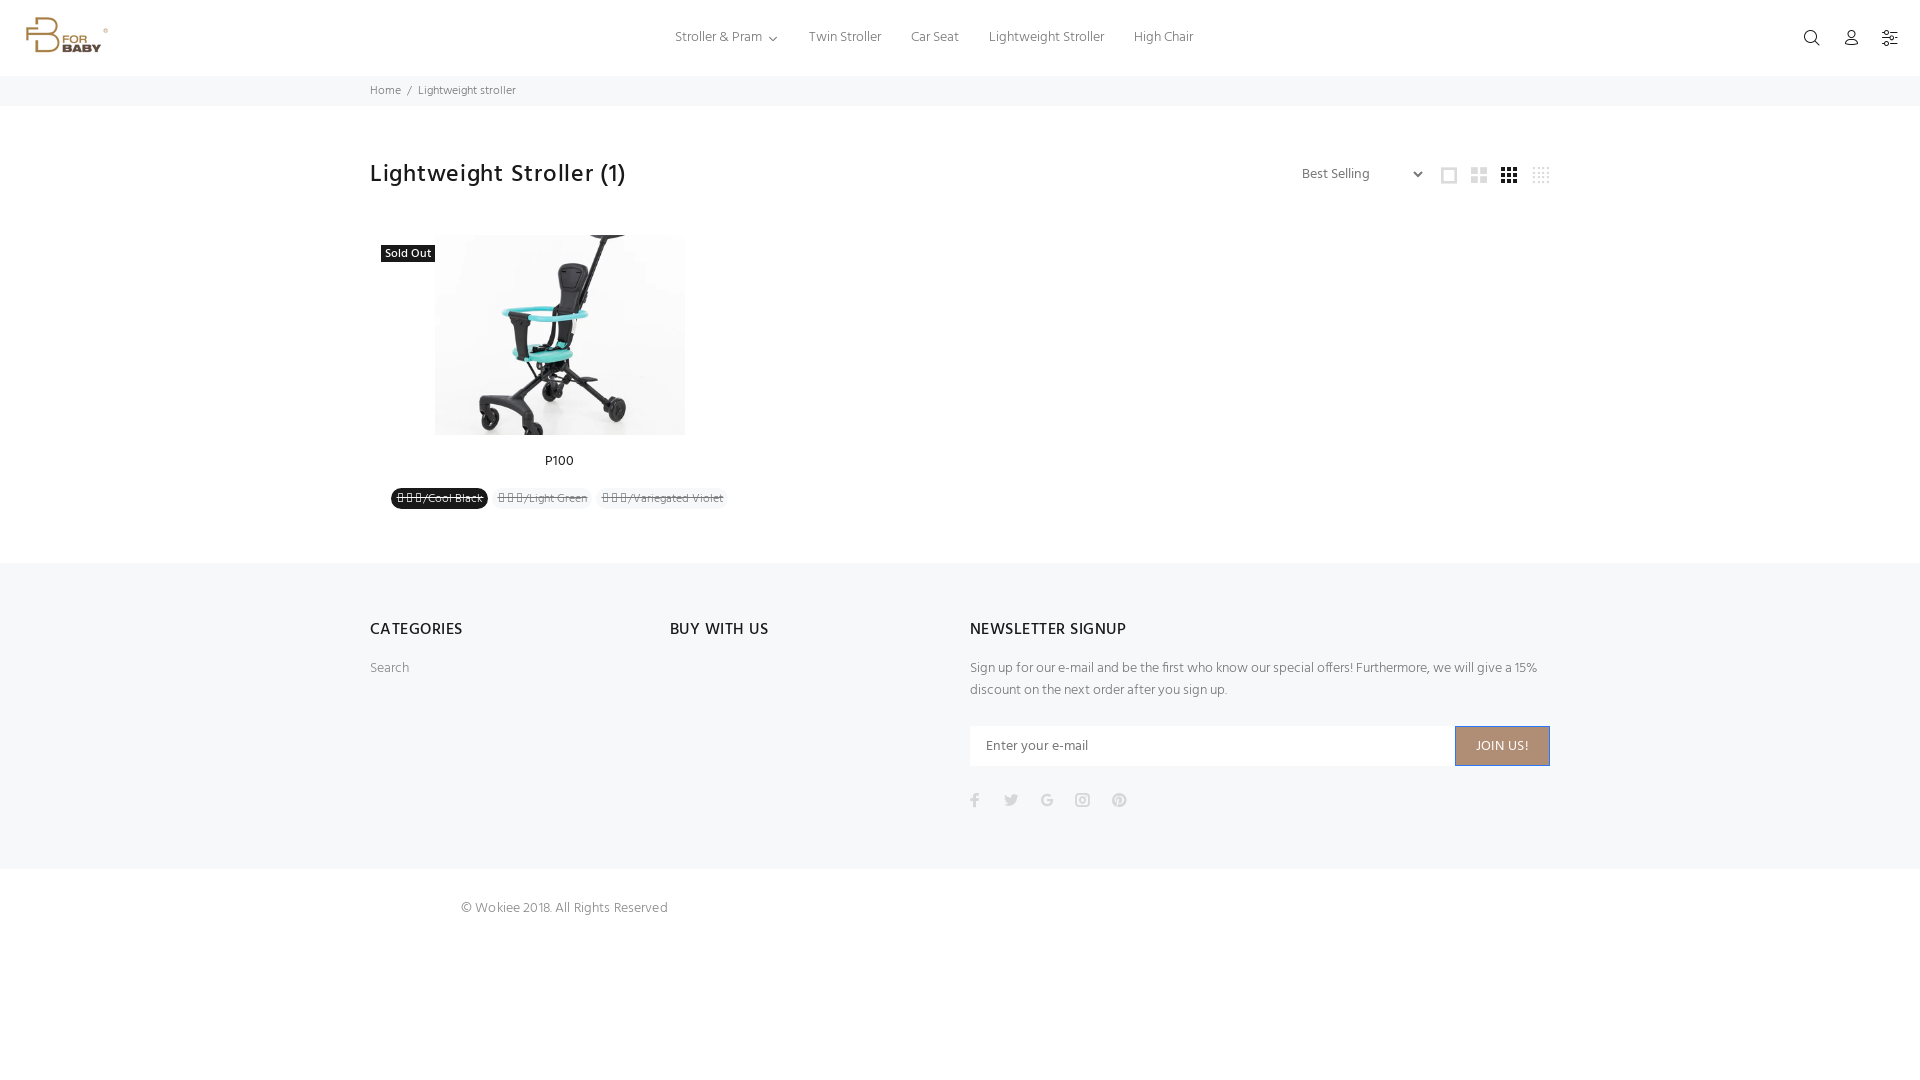 This screenshot has height=1080, width=1920. I want to click on 'Search', so click(389, 668).